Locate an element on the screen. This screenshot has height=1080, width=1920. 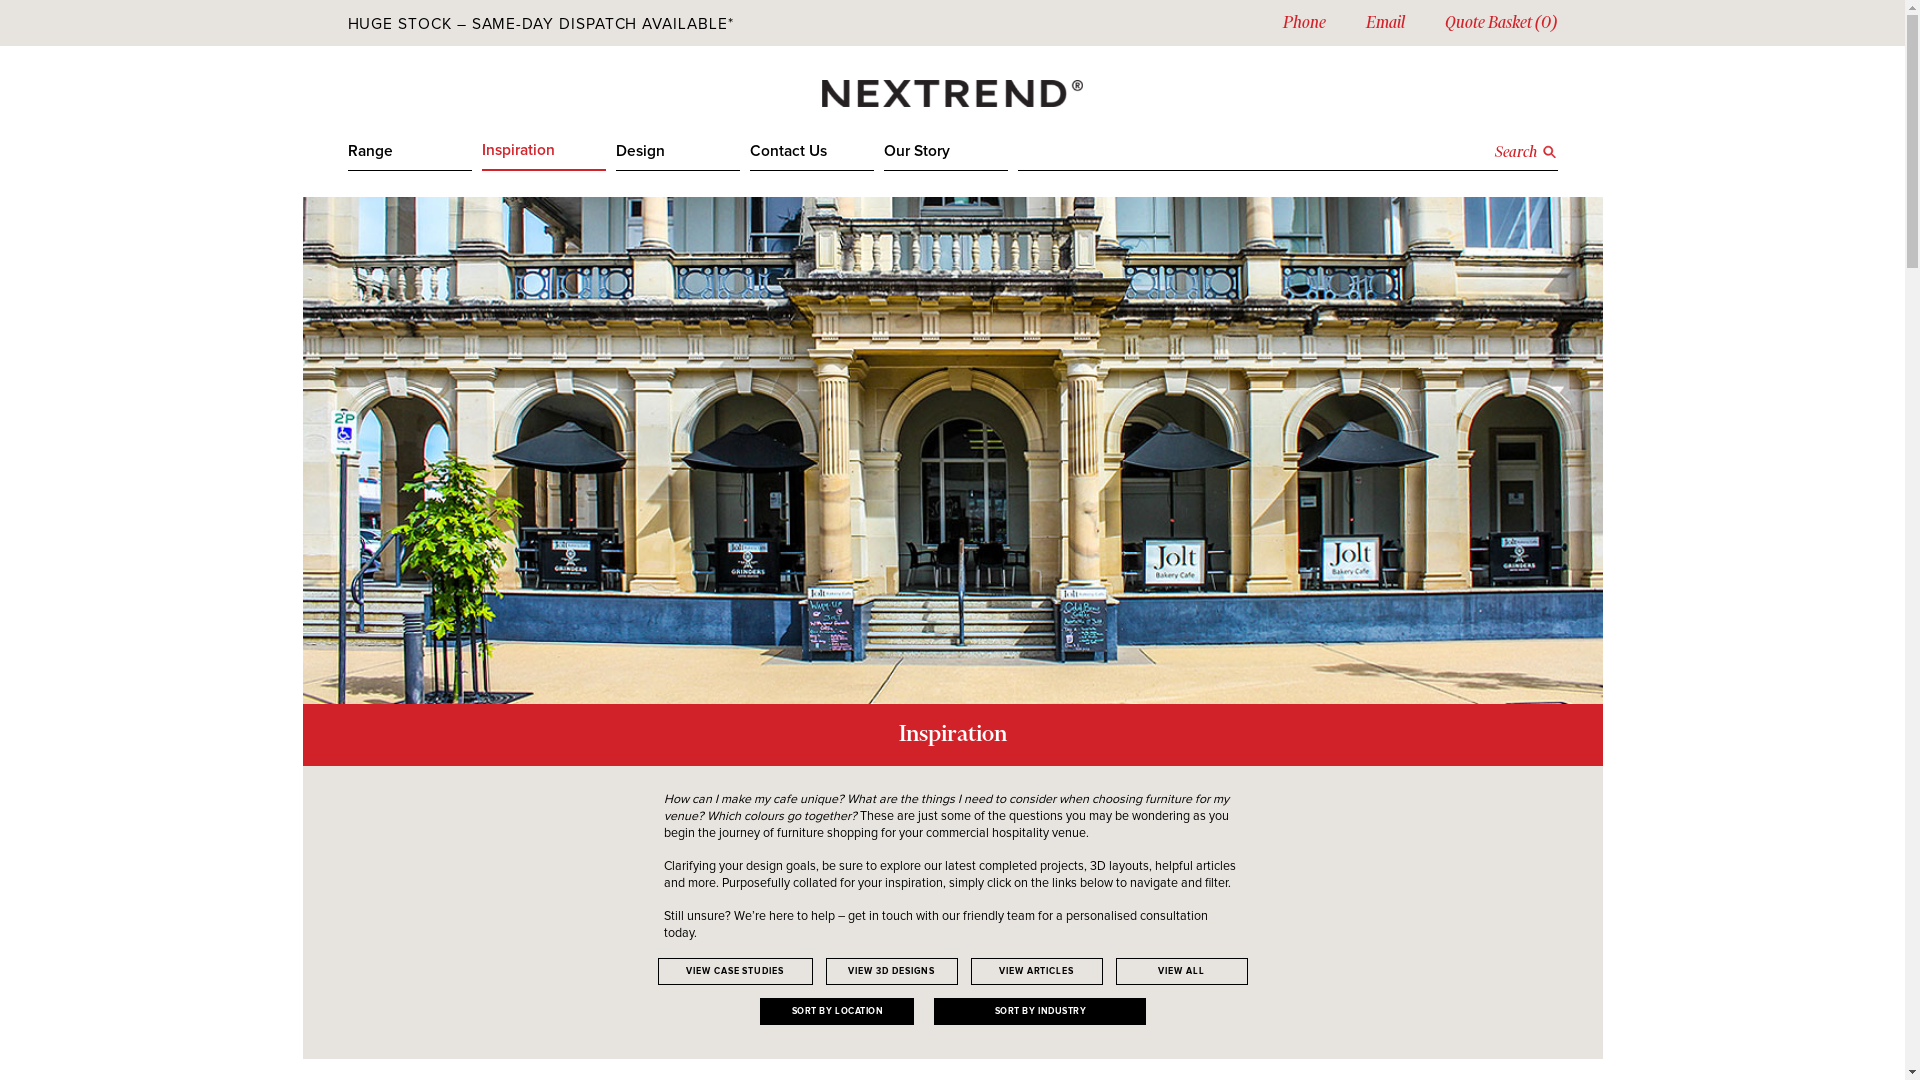
'Design' is located at coordinates (614, 156).